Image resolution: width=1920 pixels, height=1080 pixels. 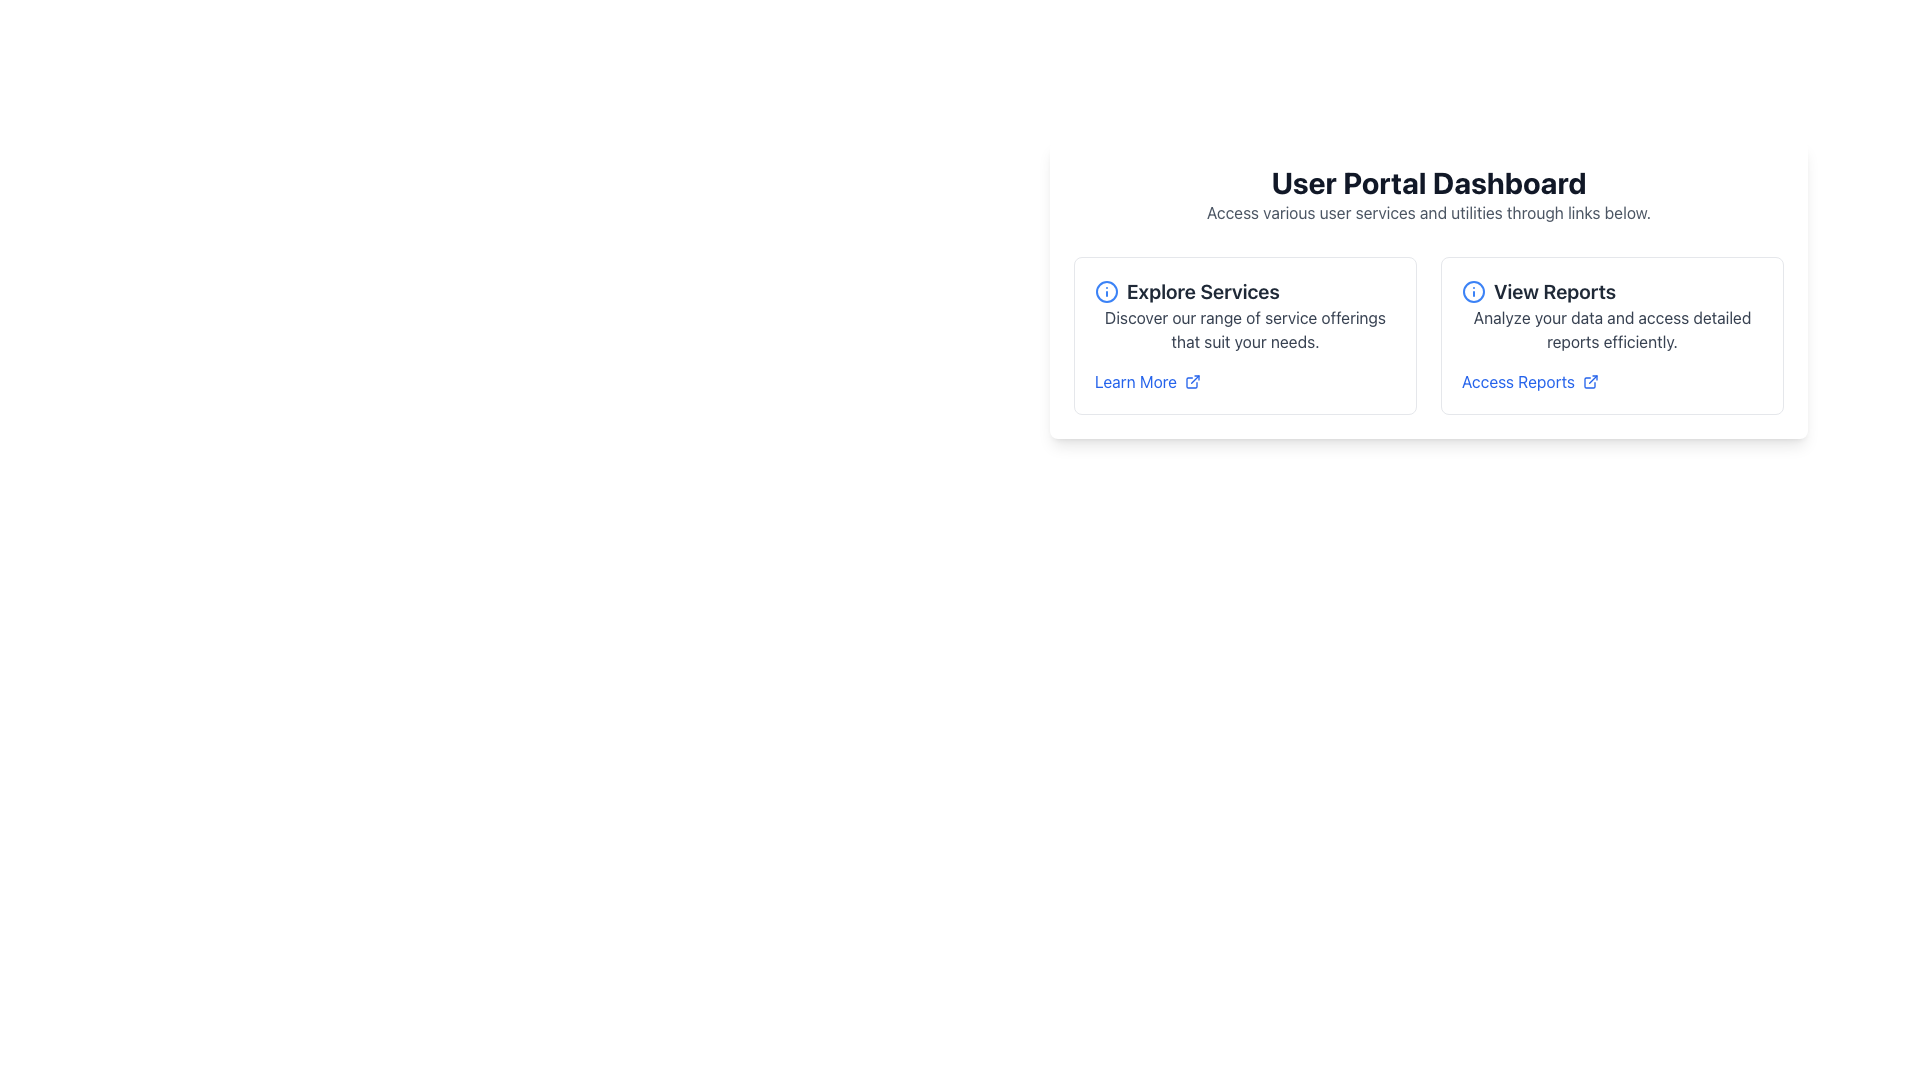 I want to click on the text label stating 'Discover our range of service offerings that suit your needs.' which is positioned below the 'Explore Services' header in the left card of two content cards, so click(x=1244, y=329).